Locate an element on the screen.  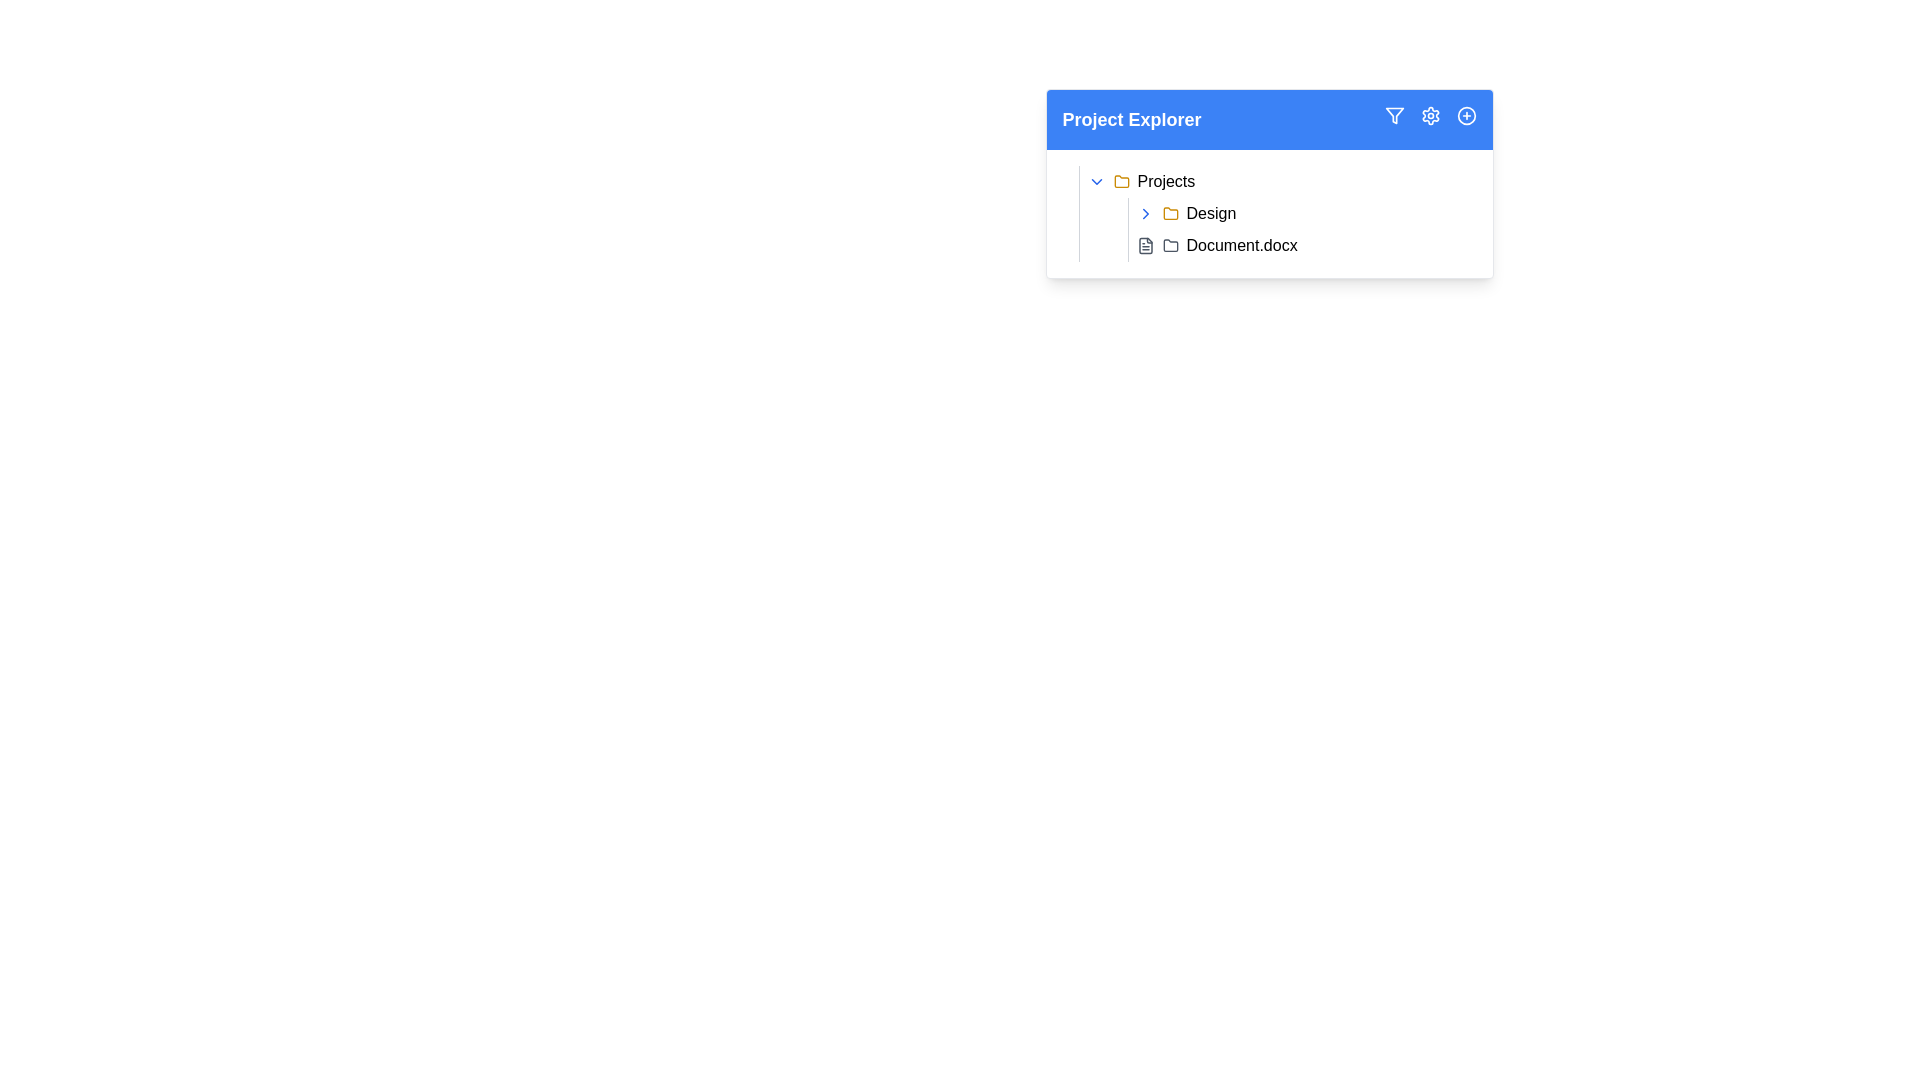
the file named 'DesignDocument.docx' located in the 'Projects' directory, which is the second item under the 'Design' folder is located at coordinates (1286, 229).